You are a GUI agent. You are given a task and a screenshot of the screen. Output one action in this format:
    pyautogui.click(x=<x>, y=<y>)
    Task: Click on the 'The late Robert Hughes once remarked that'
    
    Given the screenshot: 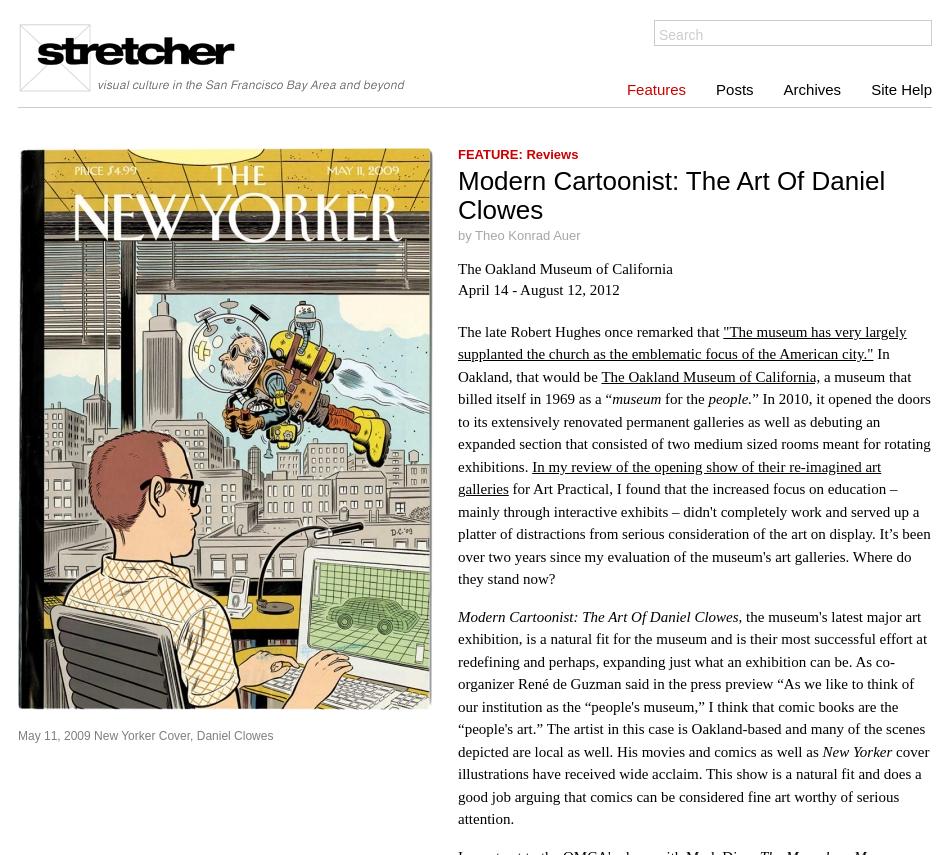 What is the action you would take?
    pyautogui.click(x=456, y=330)
    